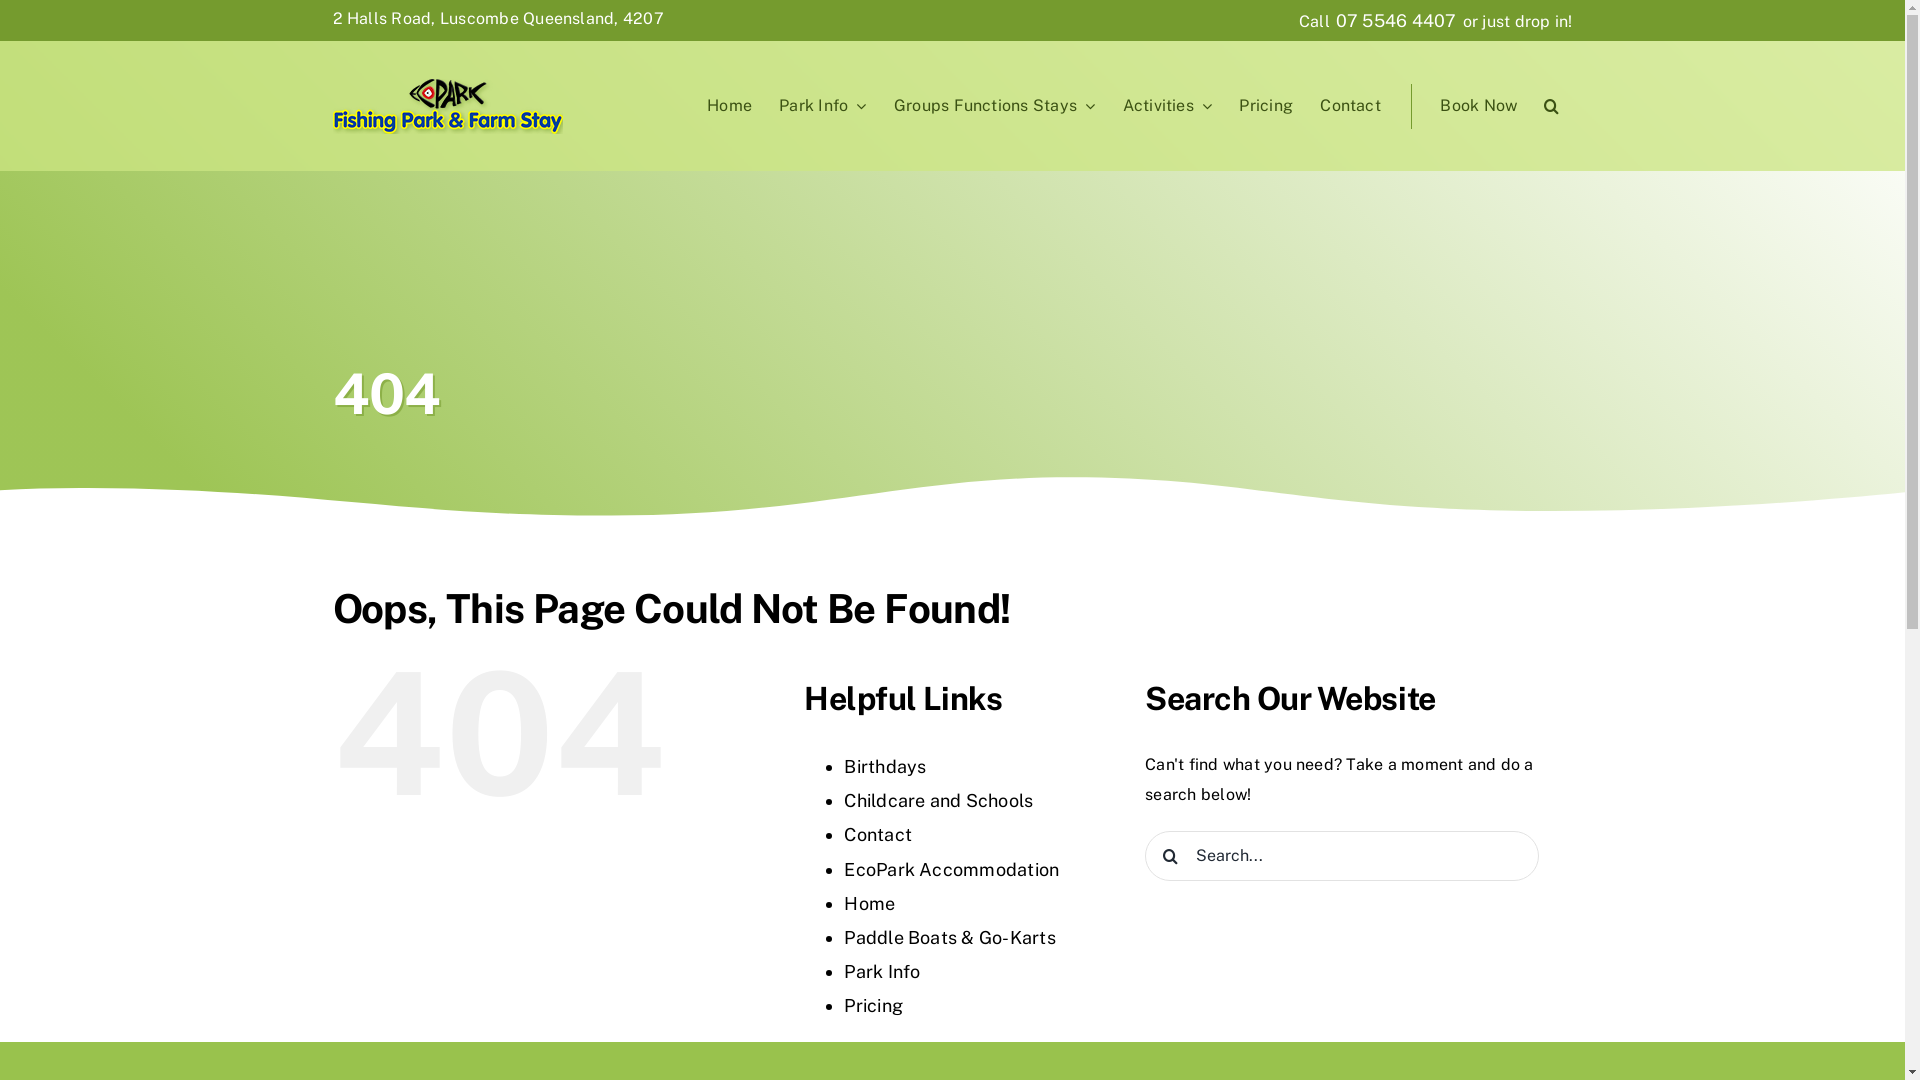  I want to click on 'Park Info', so click(822, 106).